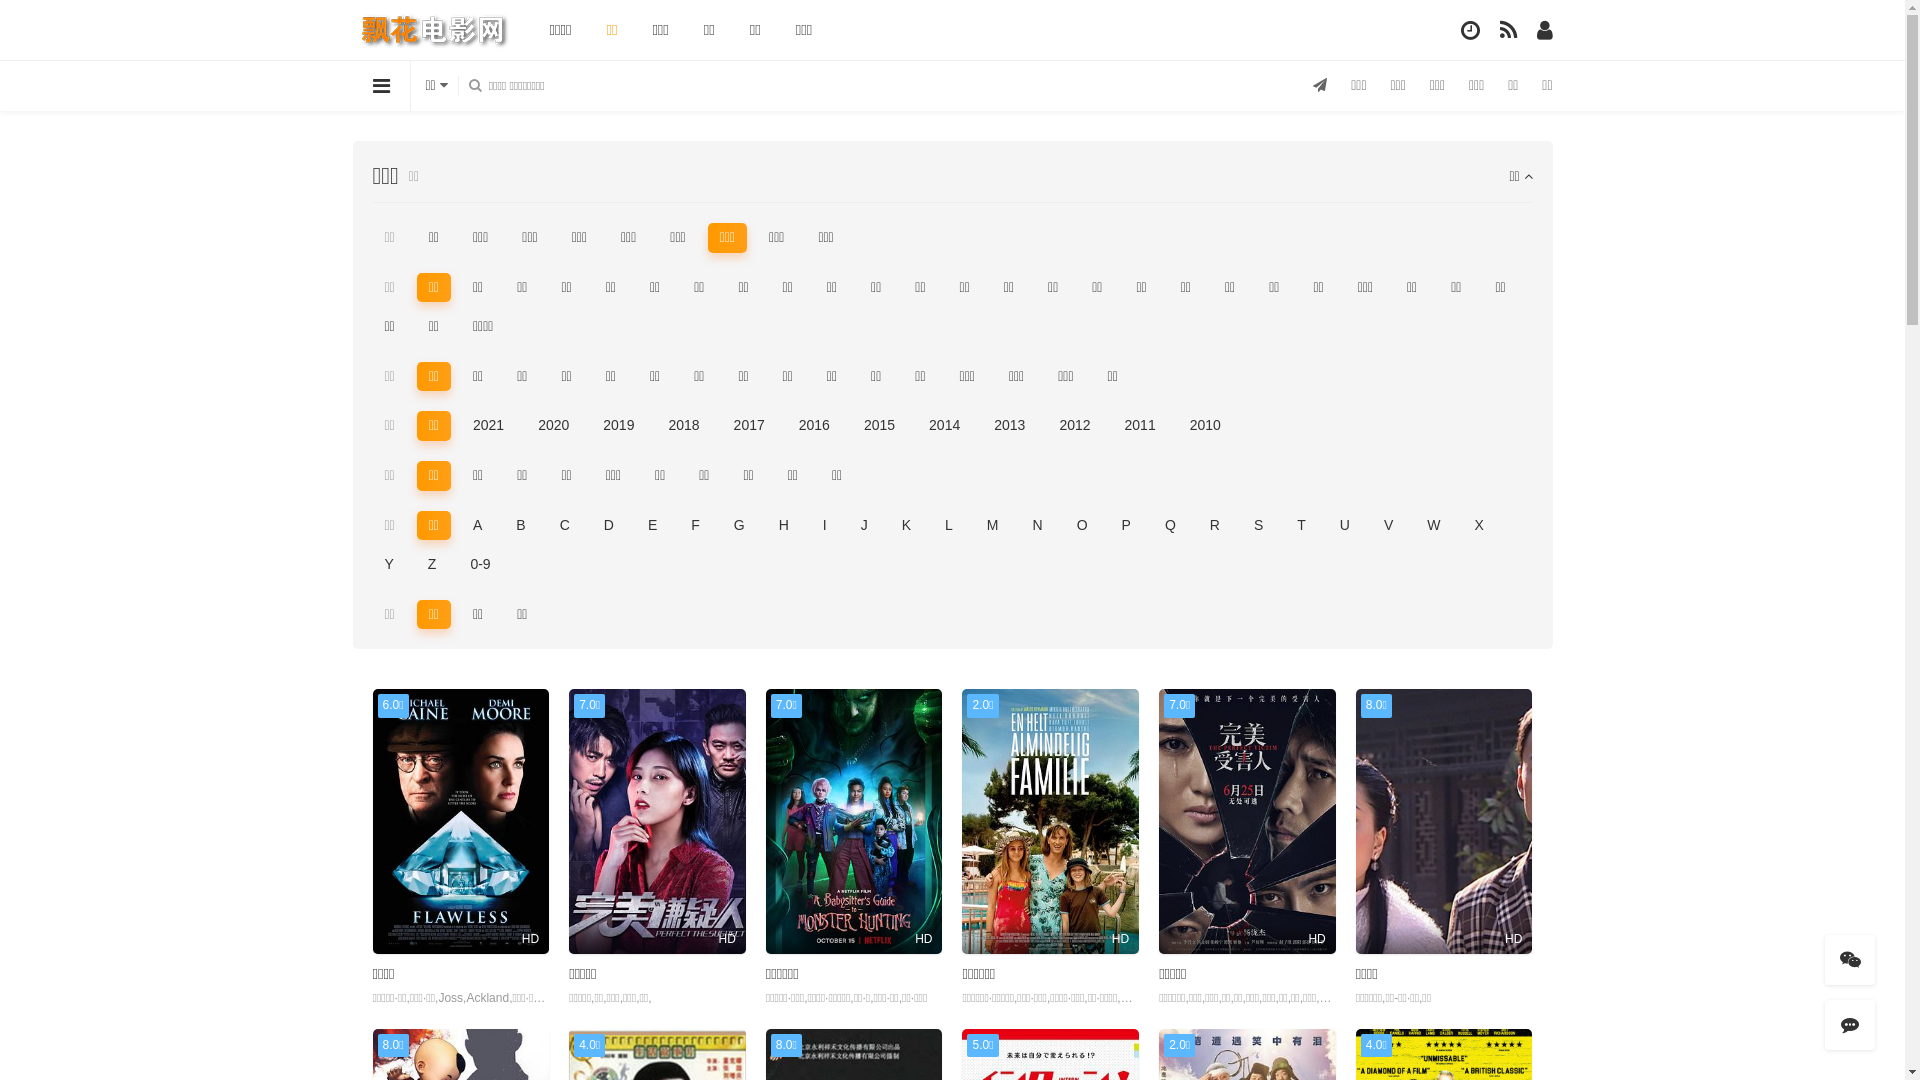  What do you see at coordinates (617, 424) in the screenshot?
I see `'2019'` at bounding box center [617, 424].